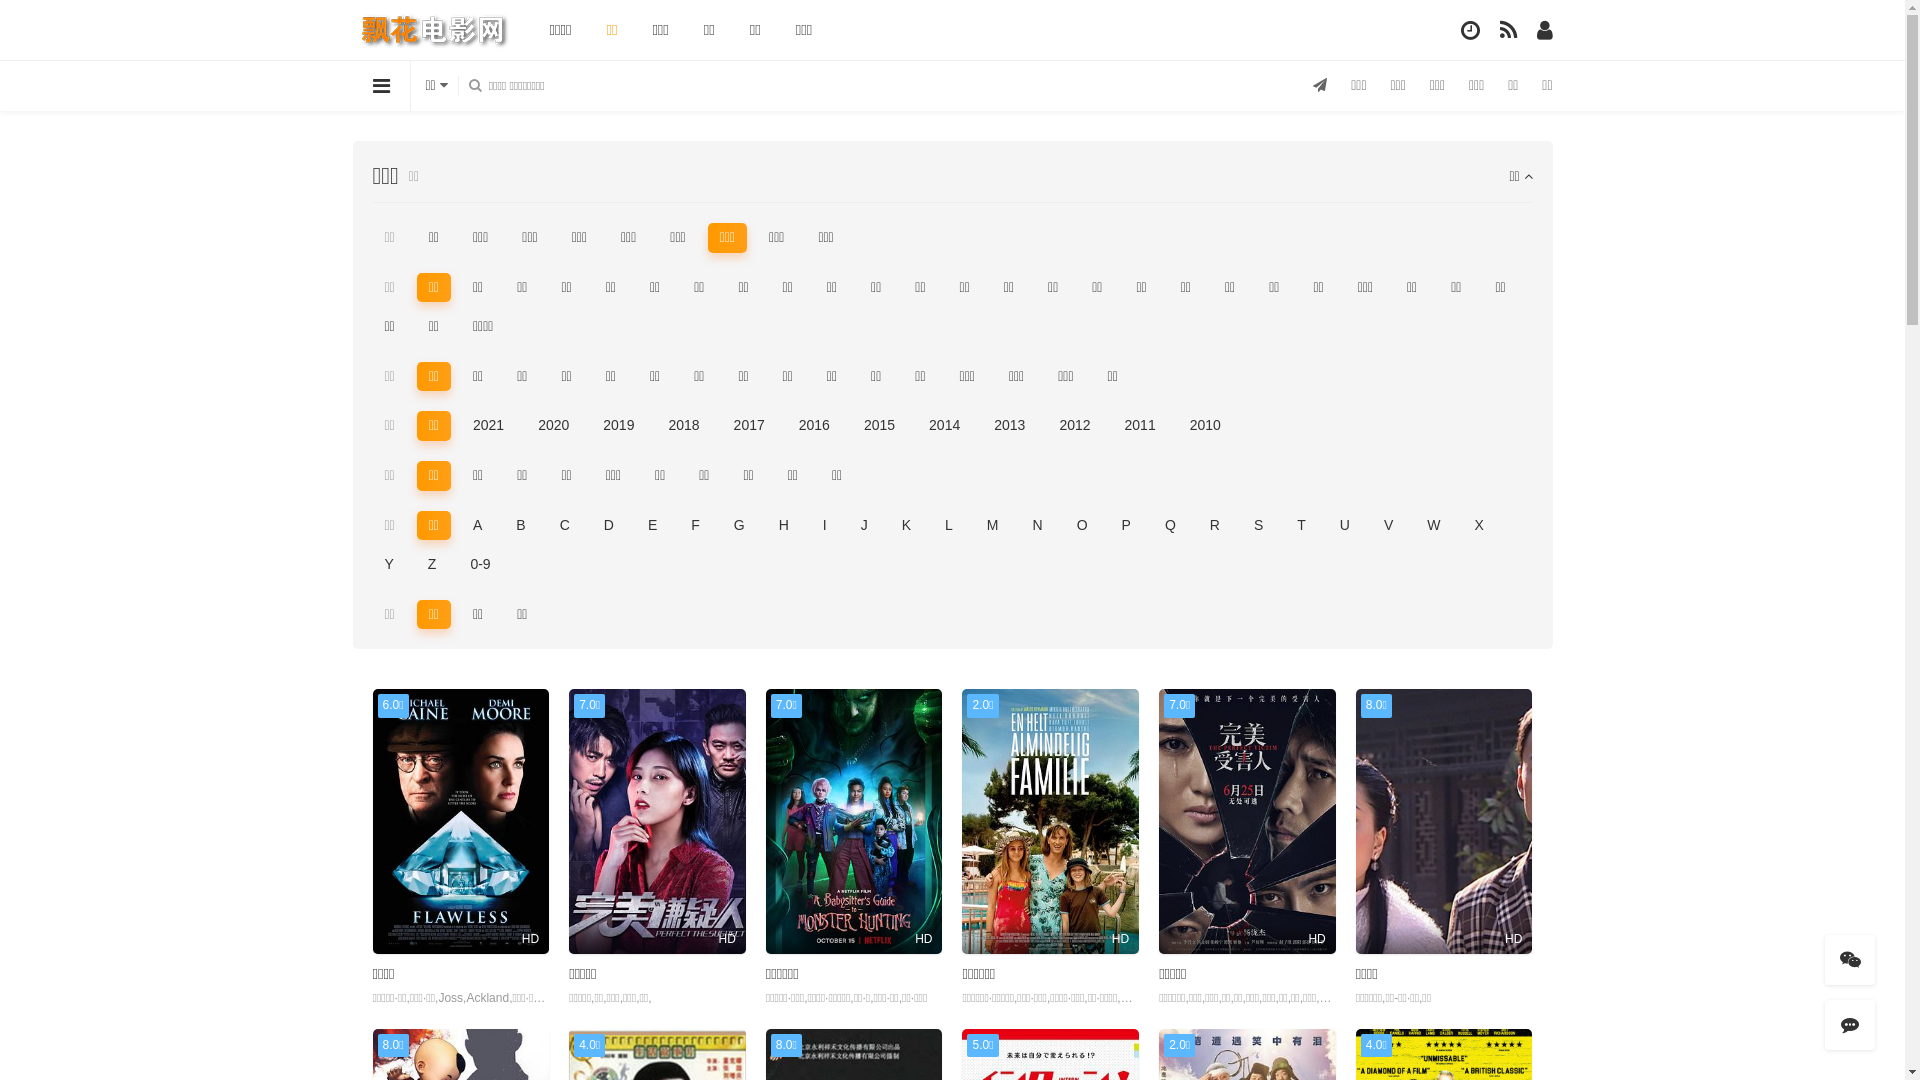  What do you see at coordinates (617, 424) in the screenshot?
I see `'2019'` at bounding box center [617, 424].